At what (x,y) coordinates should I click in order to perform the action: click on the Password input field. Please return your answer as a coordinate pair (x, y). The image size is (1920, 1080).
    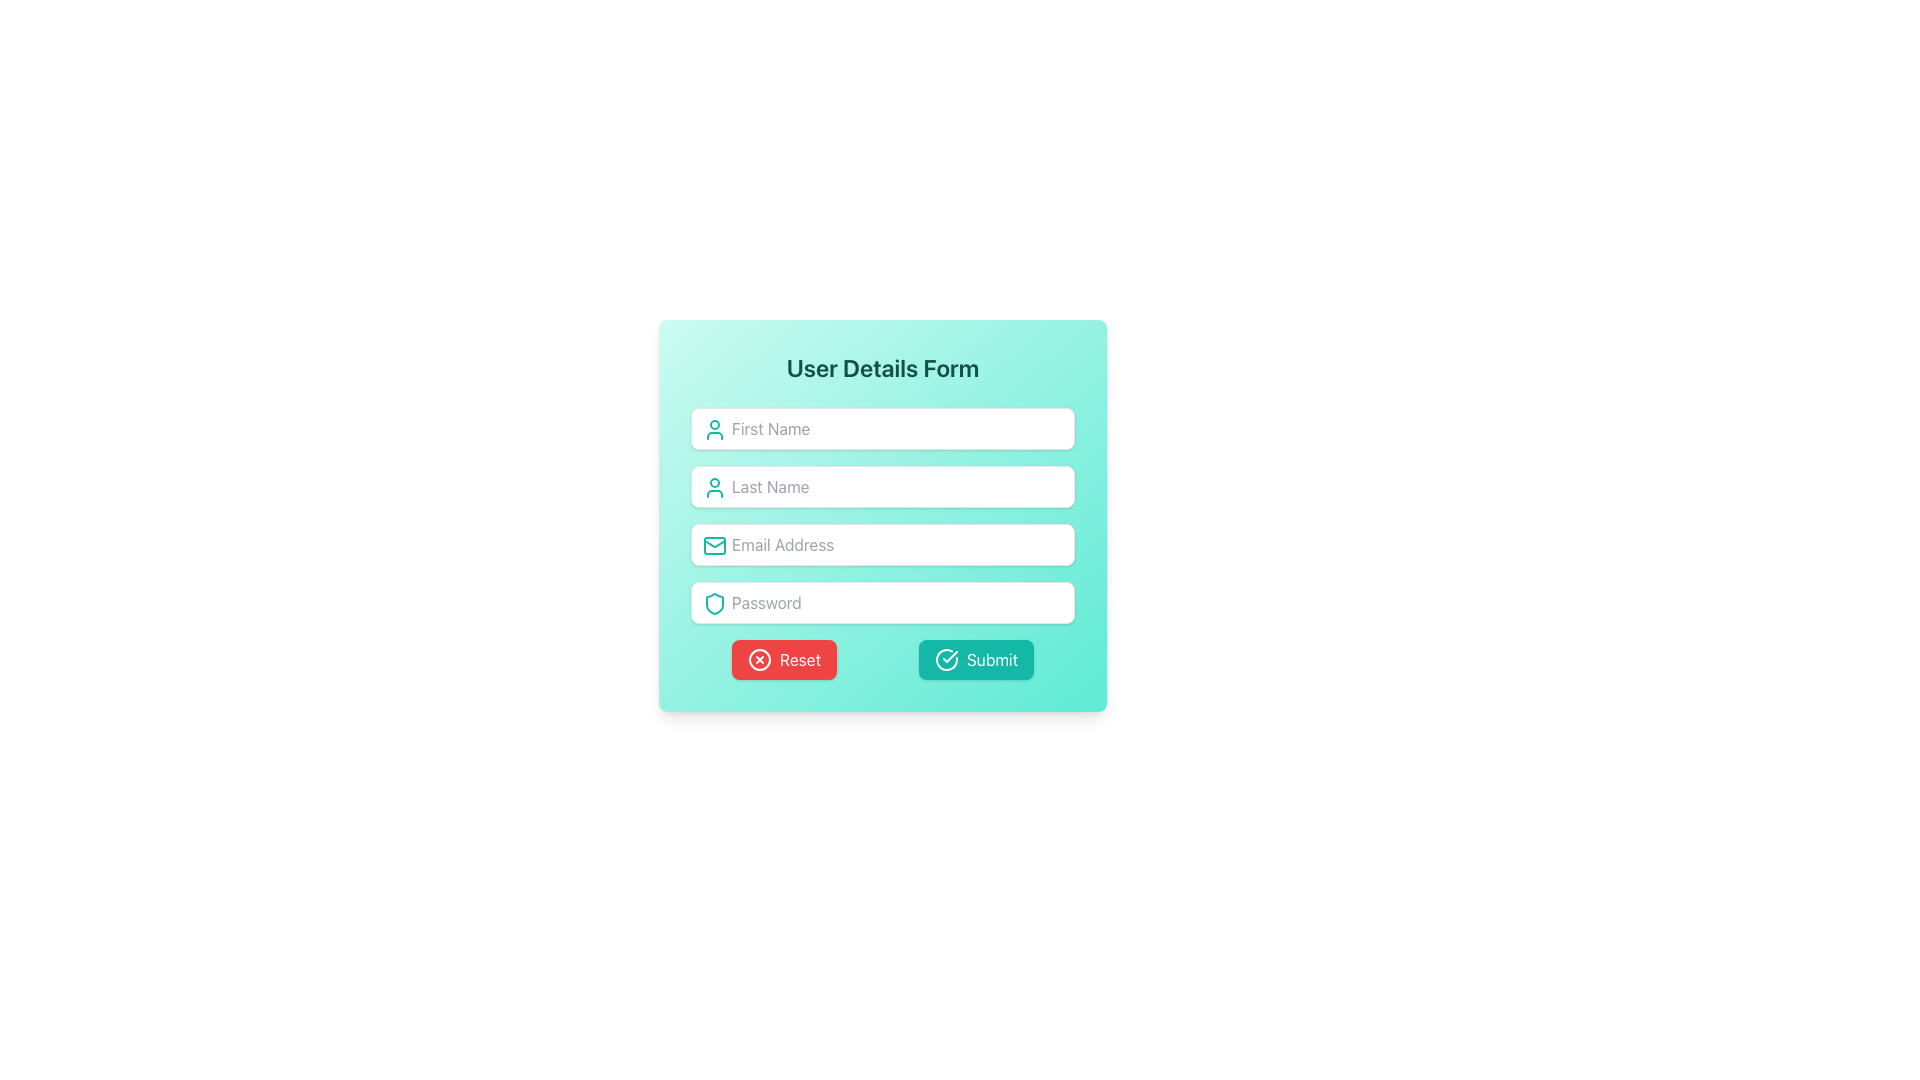
    Looking at the image, I should click on (882, 601).